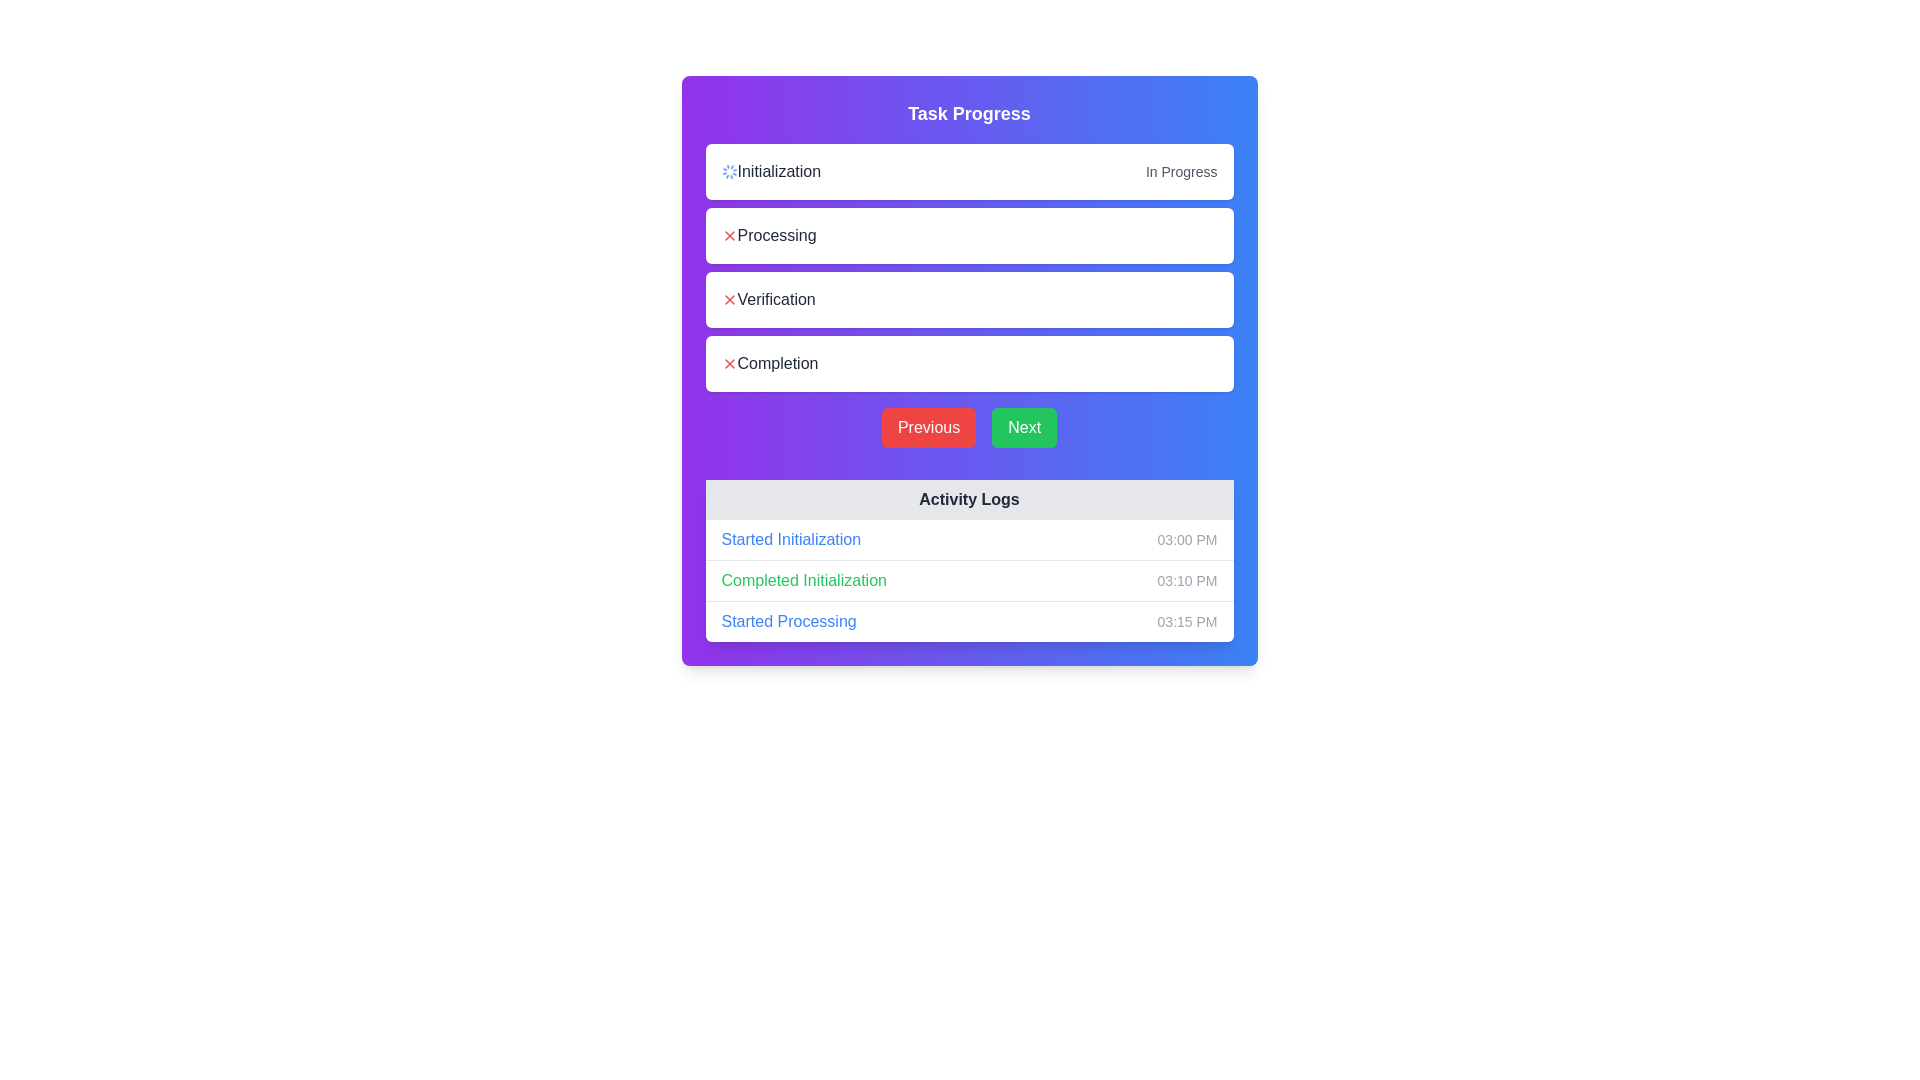 The image size is (1920, 1080). I want to click on the status text label with an icon that indicates the processing status, located in the center of the white rectangular card, so click(768, 234).